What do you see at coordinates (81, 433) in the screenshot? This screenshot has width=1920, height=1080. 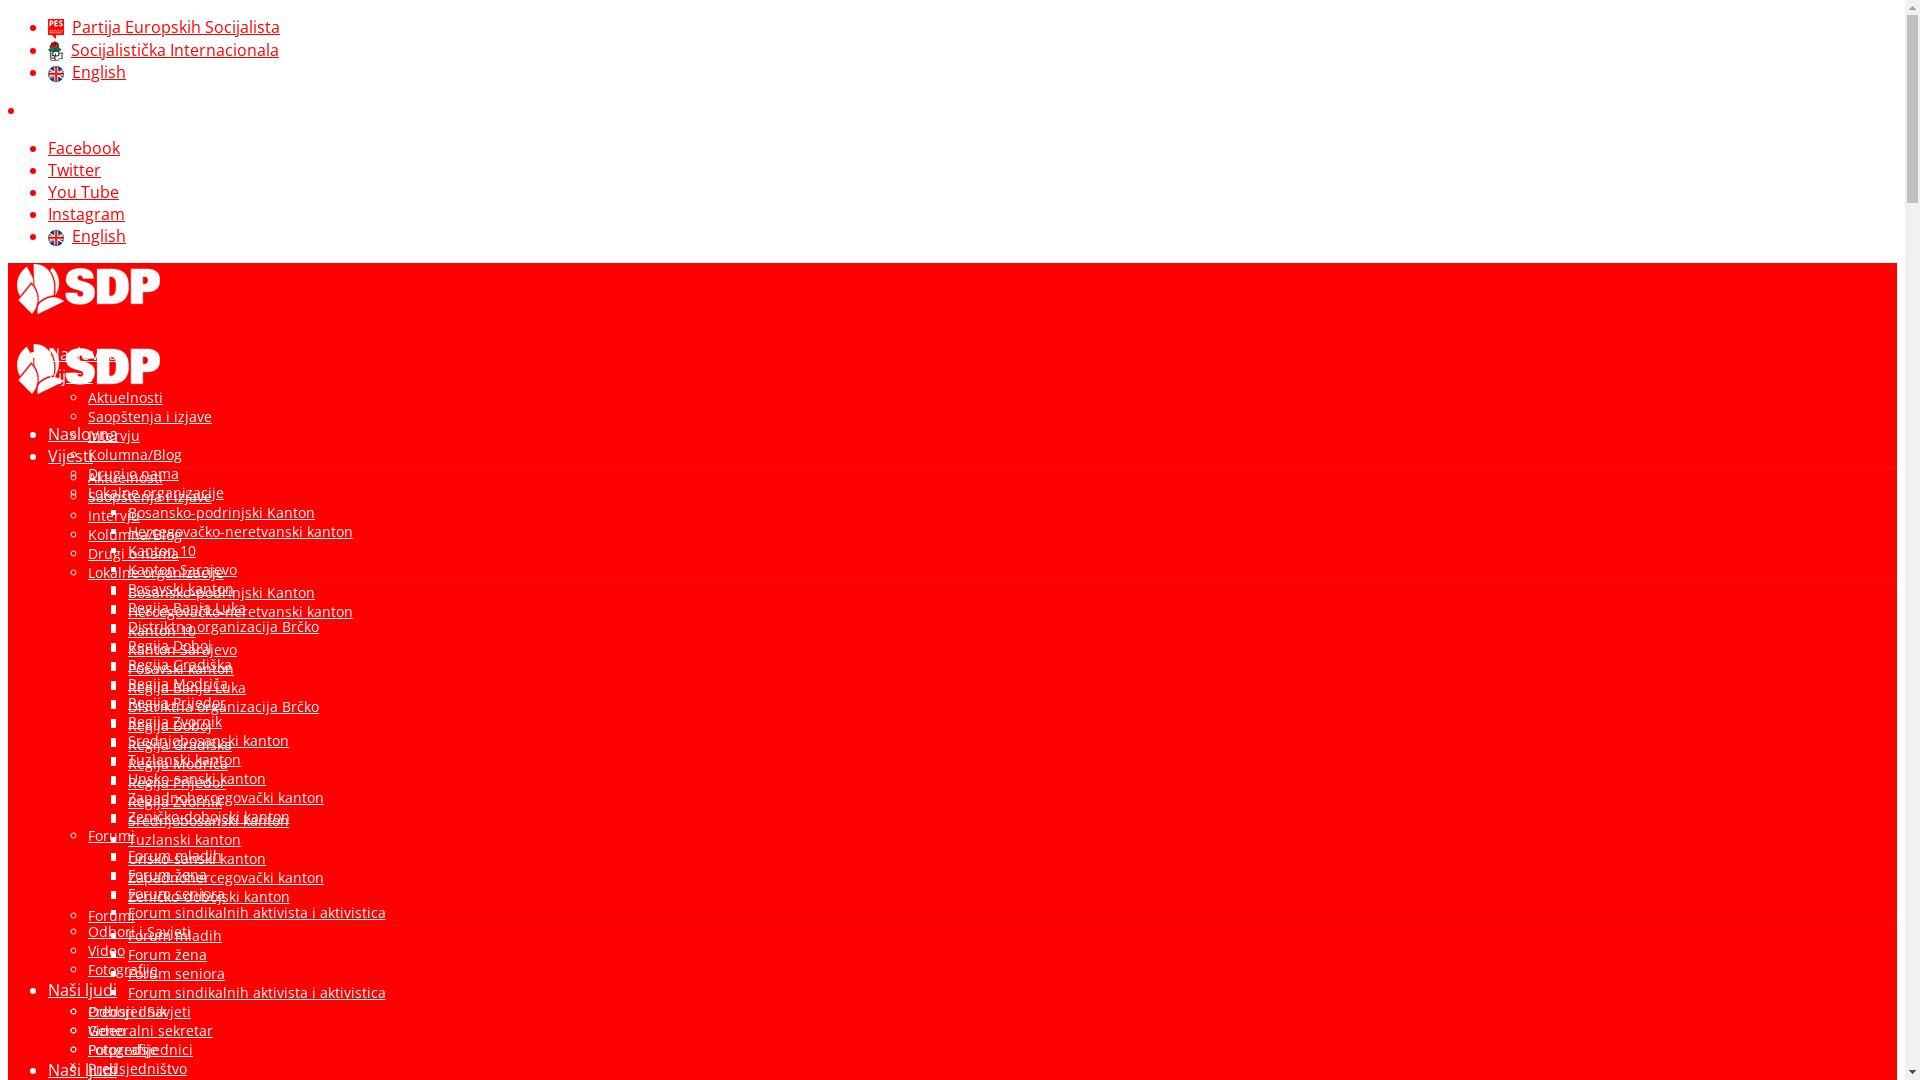 I see `'Naslovna'` at bounding box center [81, 433].